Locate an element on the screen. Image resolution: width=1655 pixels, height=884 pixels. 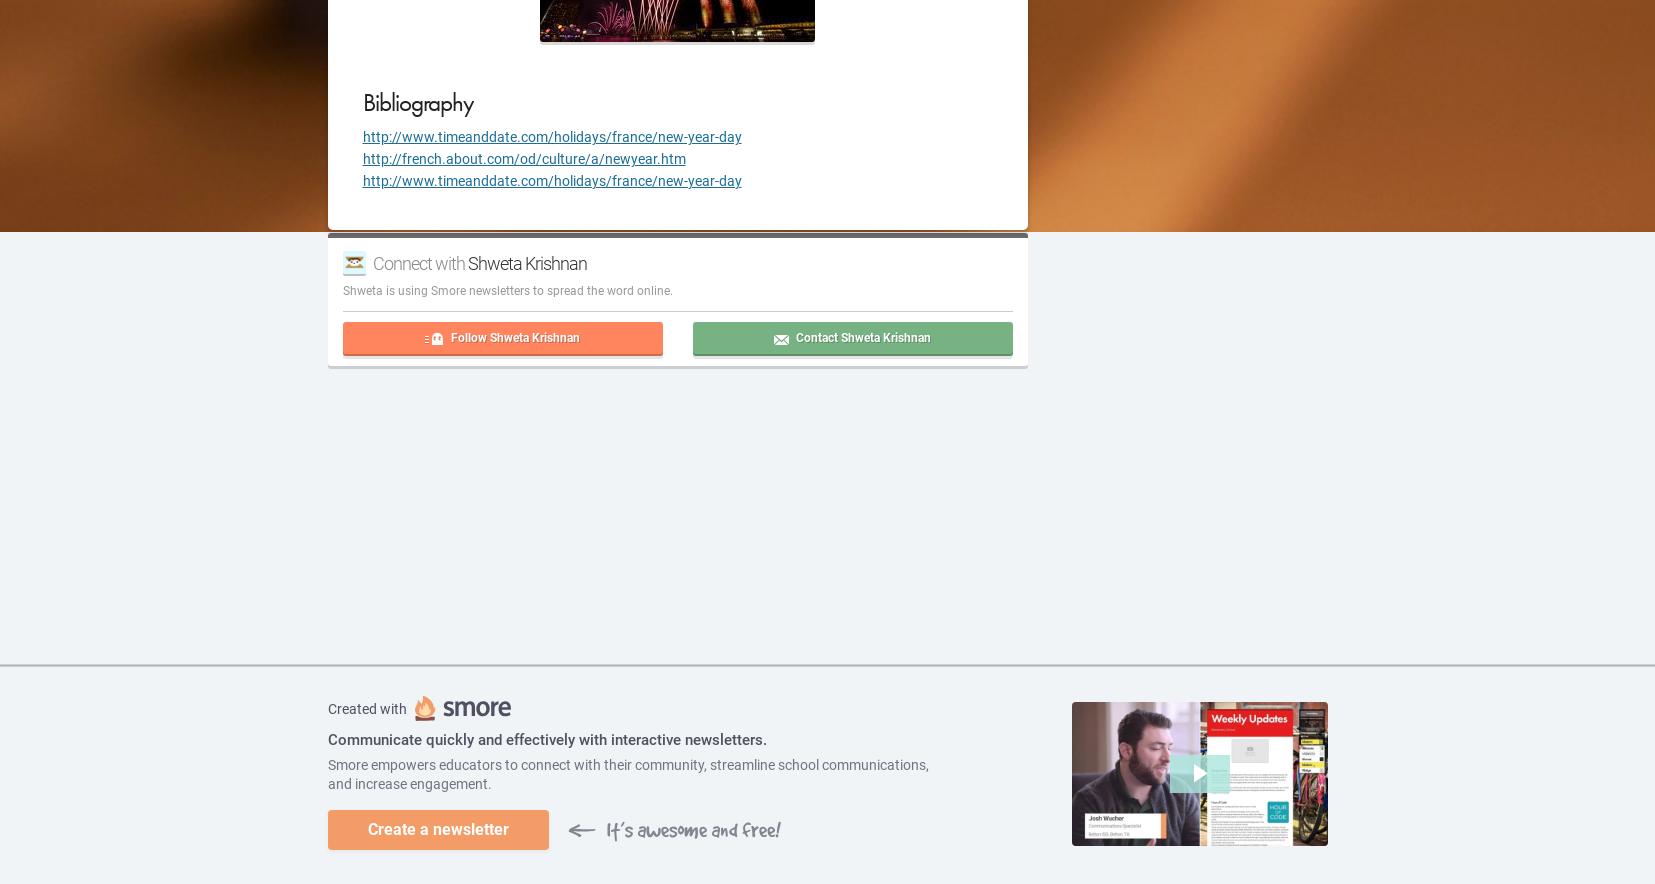
'is using Smore newsletters
                    to spread the word online.' is located at coordinates (381, 290).